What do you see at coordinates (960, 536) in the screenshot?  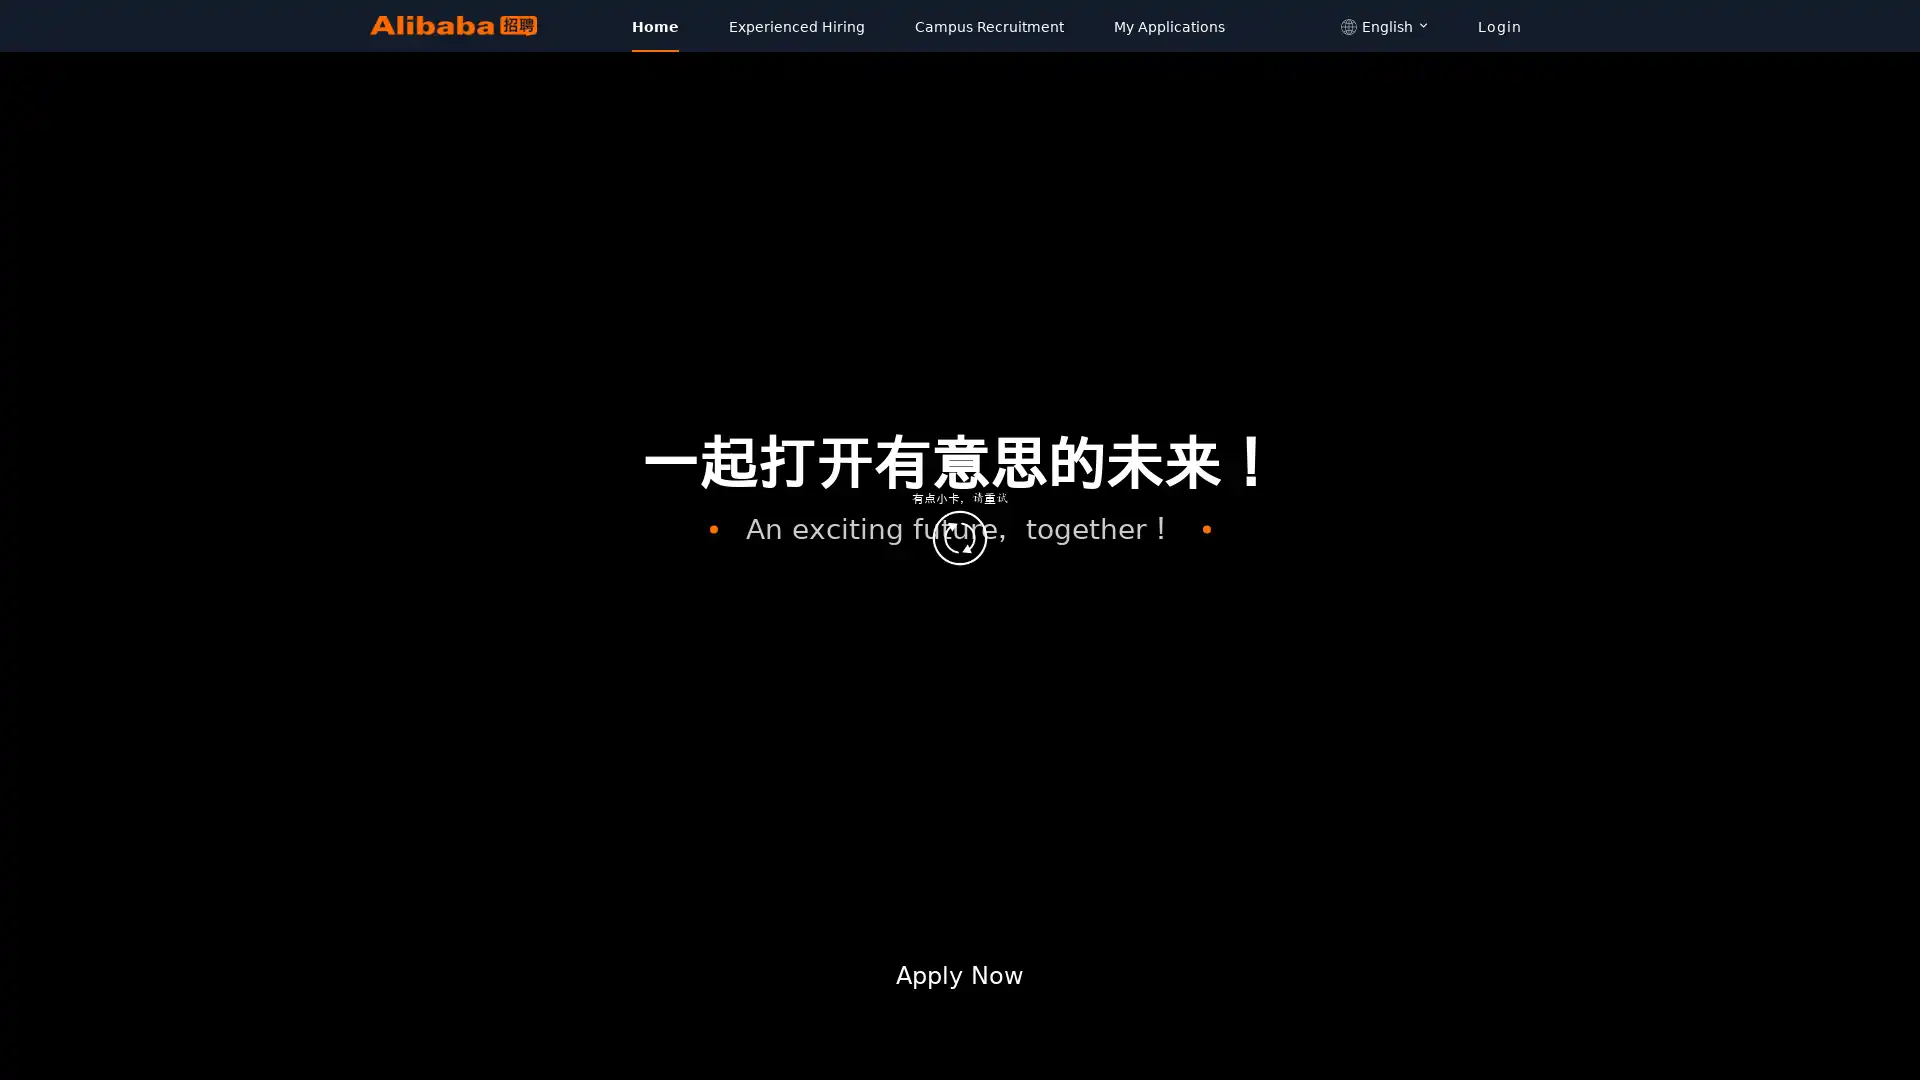 I see `retry` at bounding box center [960, 536].